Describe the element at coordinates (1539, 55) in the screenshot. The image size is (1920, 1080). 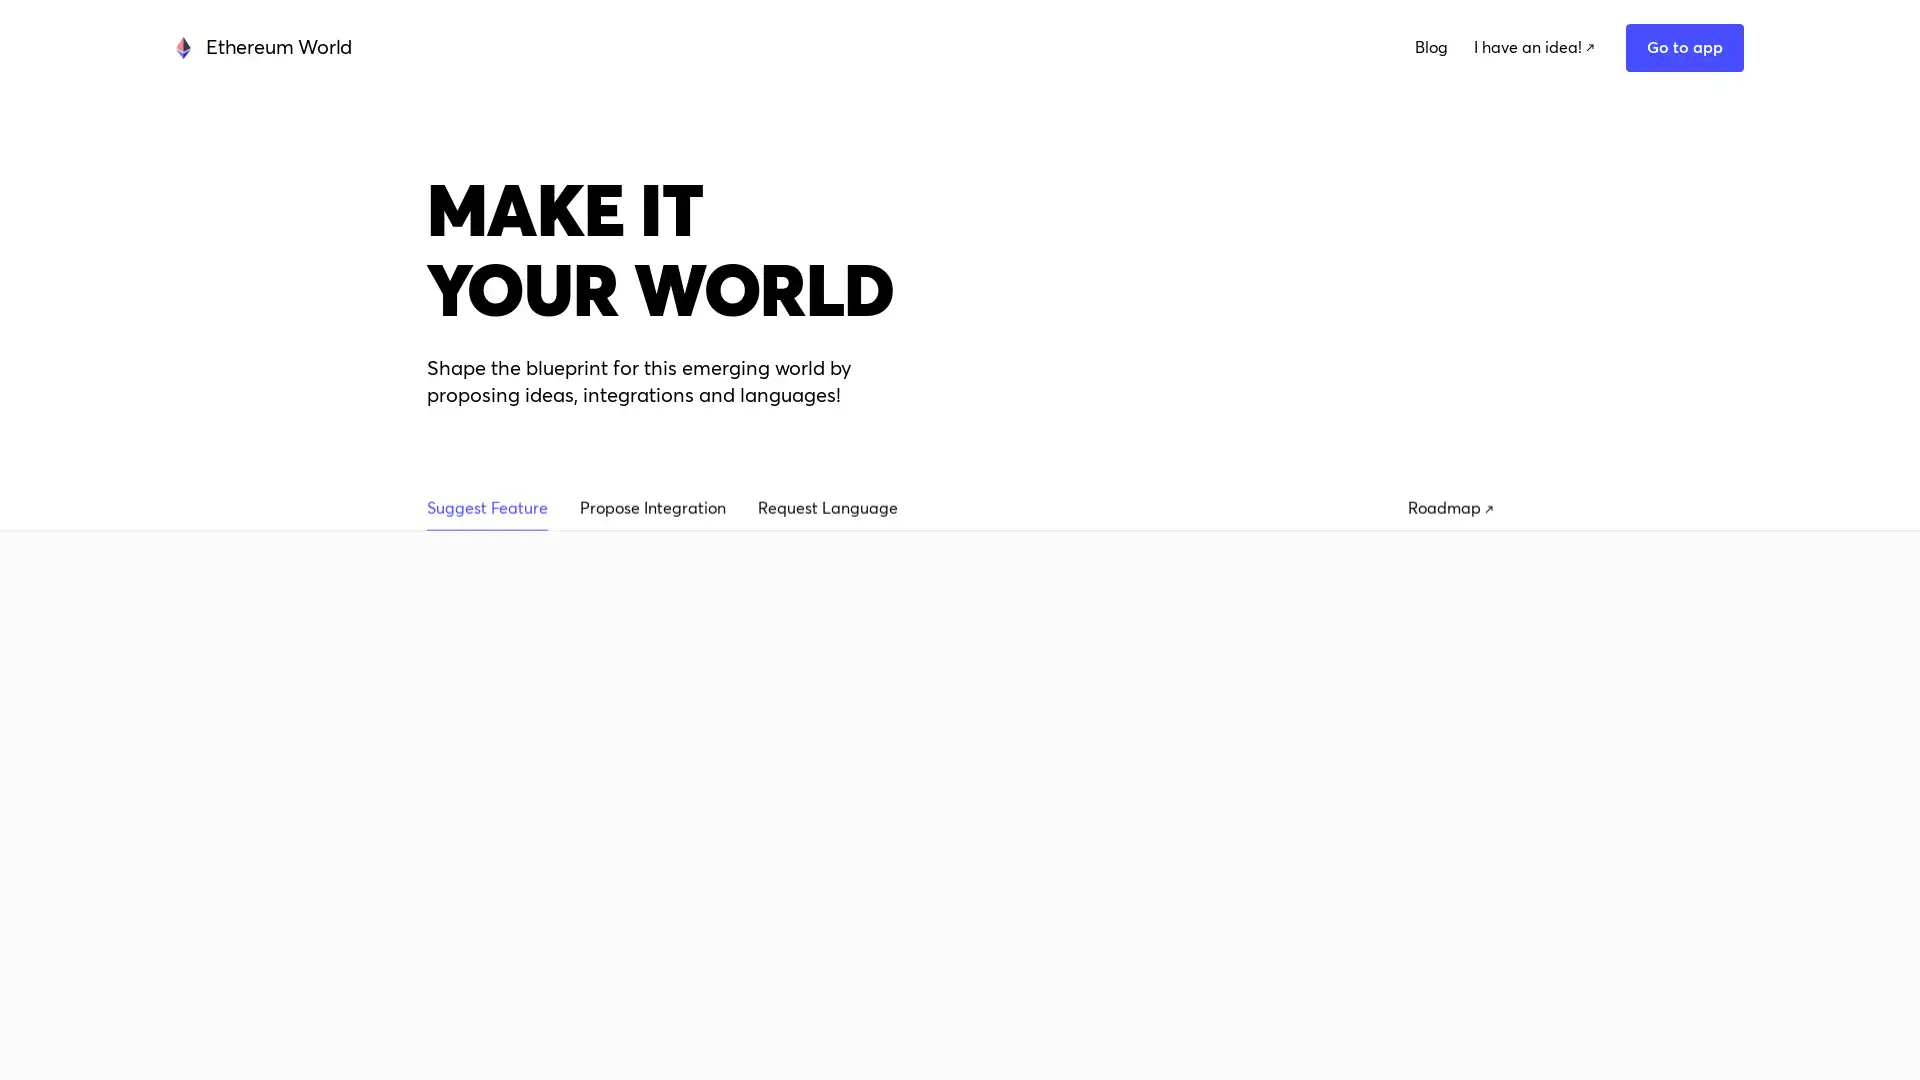
I see `Go to app` at that location.